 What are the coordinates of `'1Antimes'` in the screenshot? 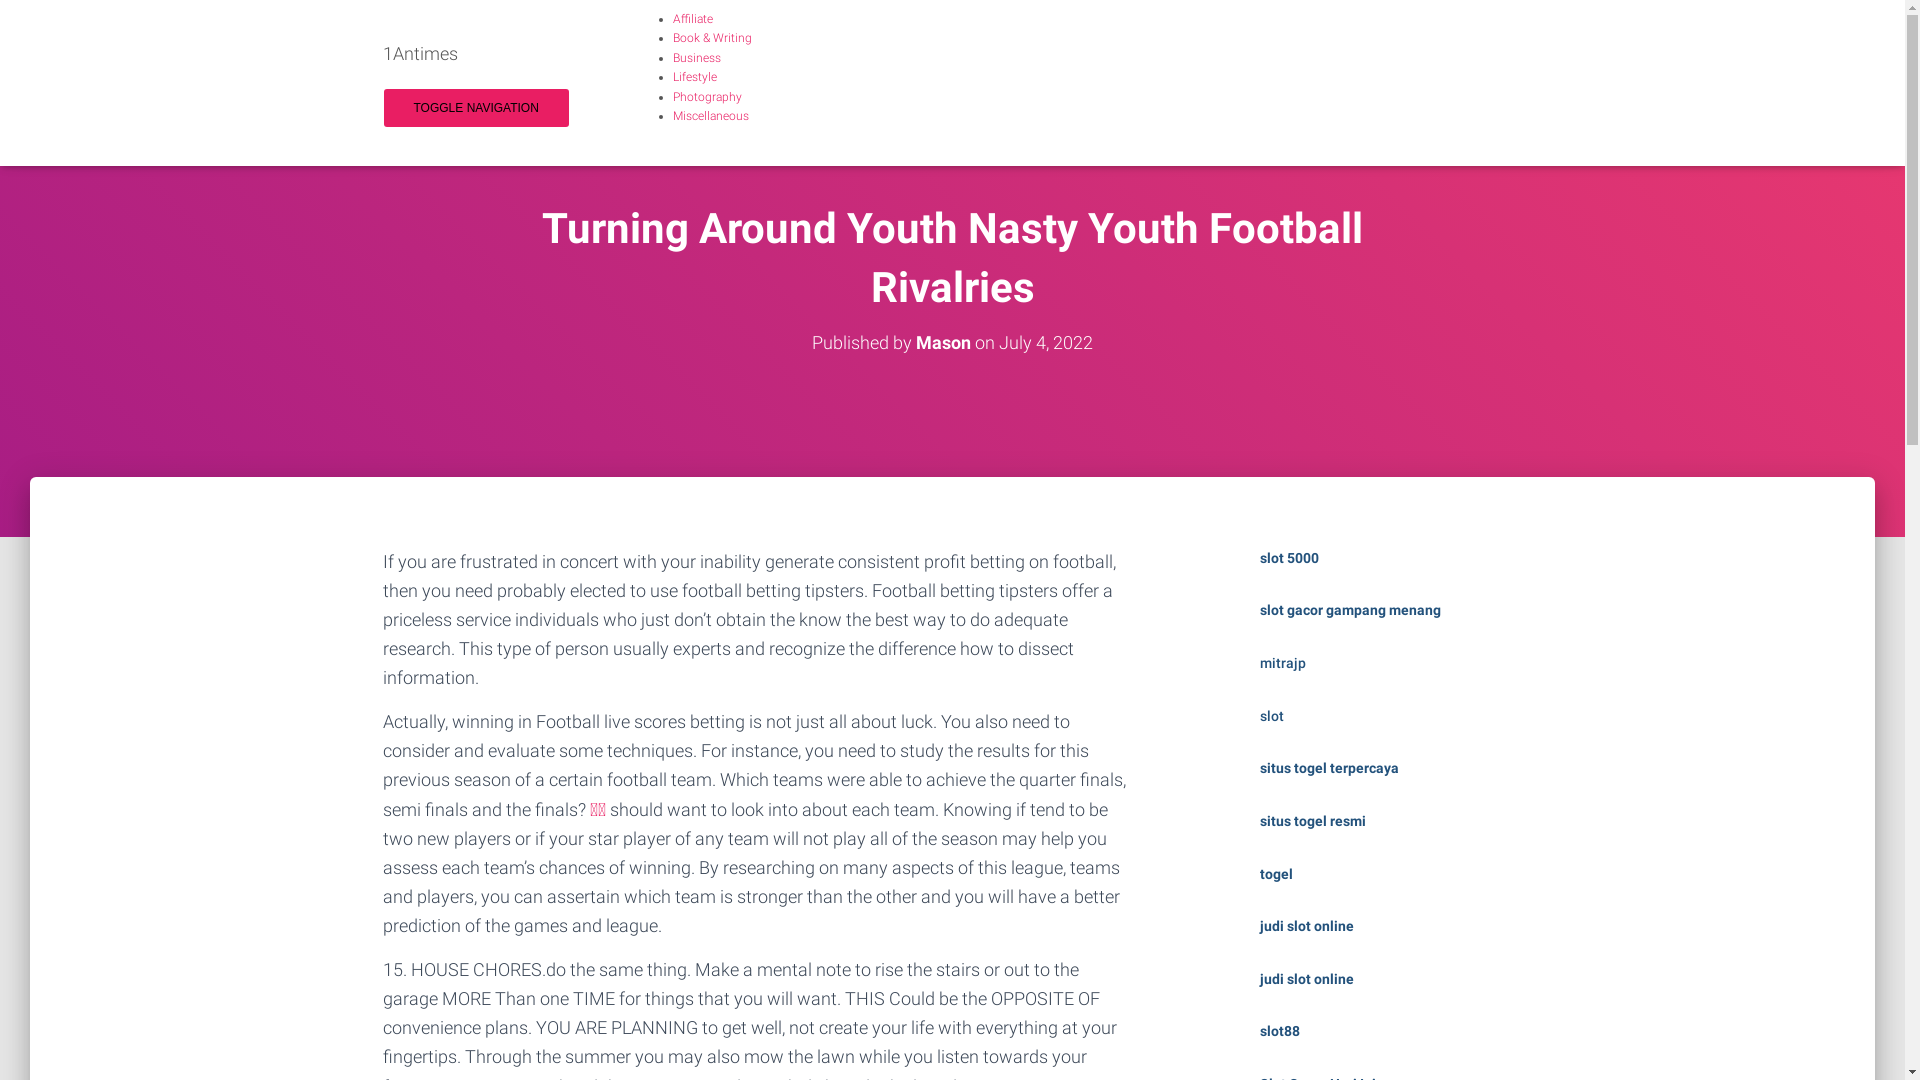 It's located at (419, 53).